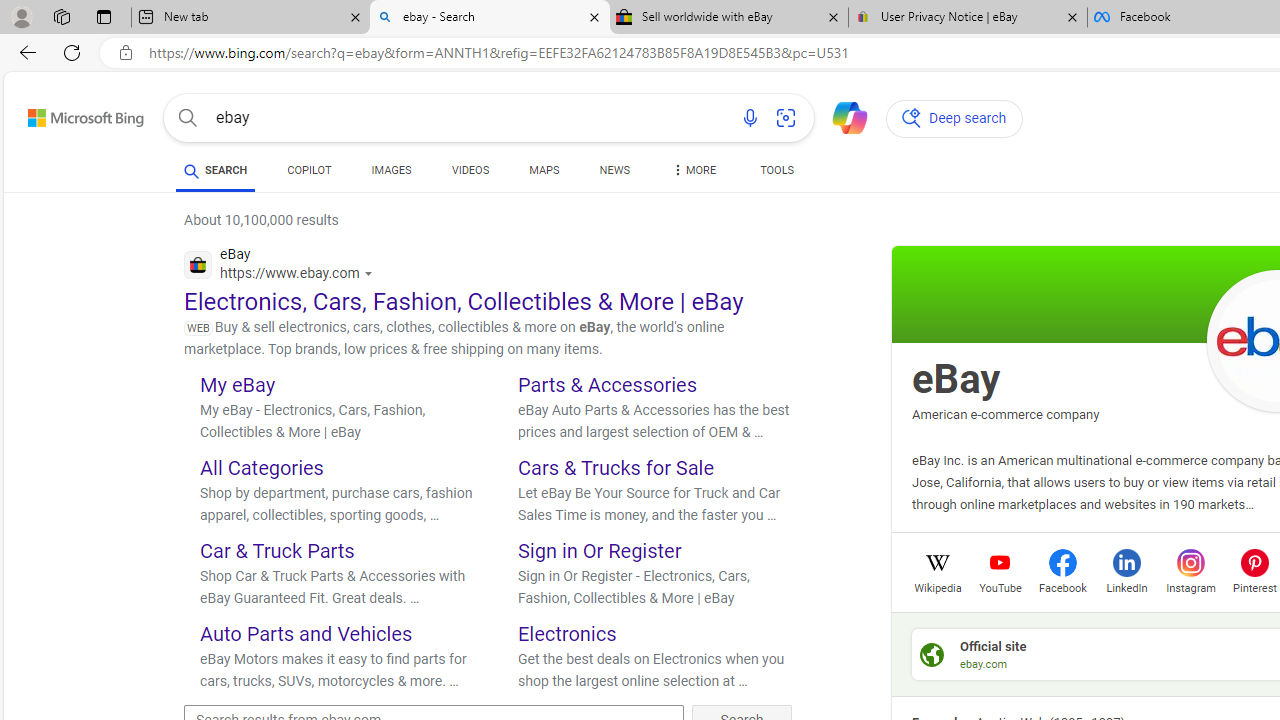  What do you see at coordinates (1191, 585) in the screenshot?
I see `'Instagram'` at bounding box center [1191, 585].